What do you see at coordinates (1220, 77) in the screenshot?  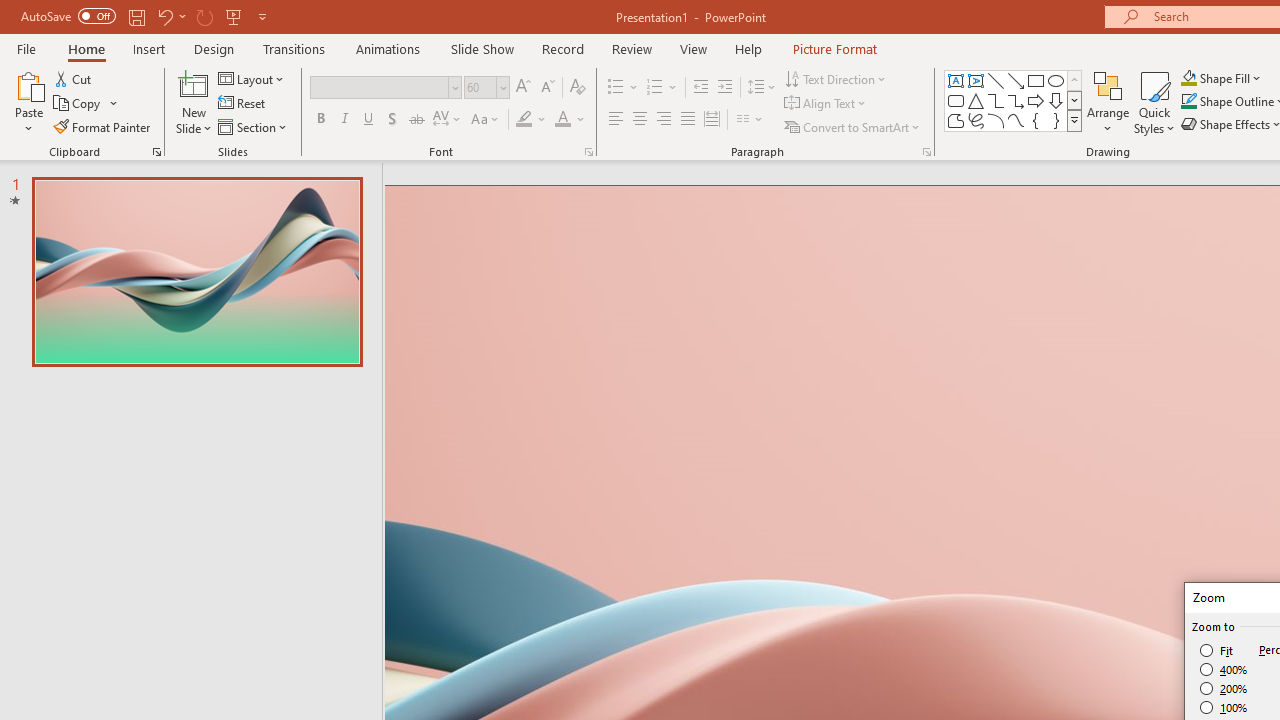 I see `'Shape Fill'` at bounding box center [1220, 77].